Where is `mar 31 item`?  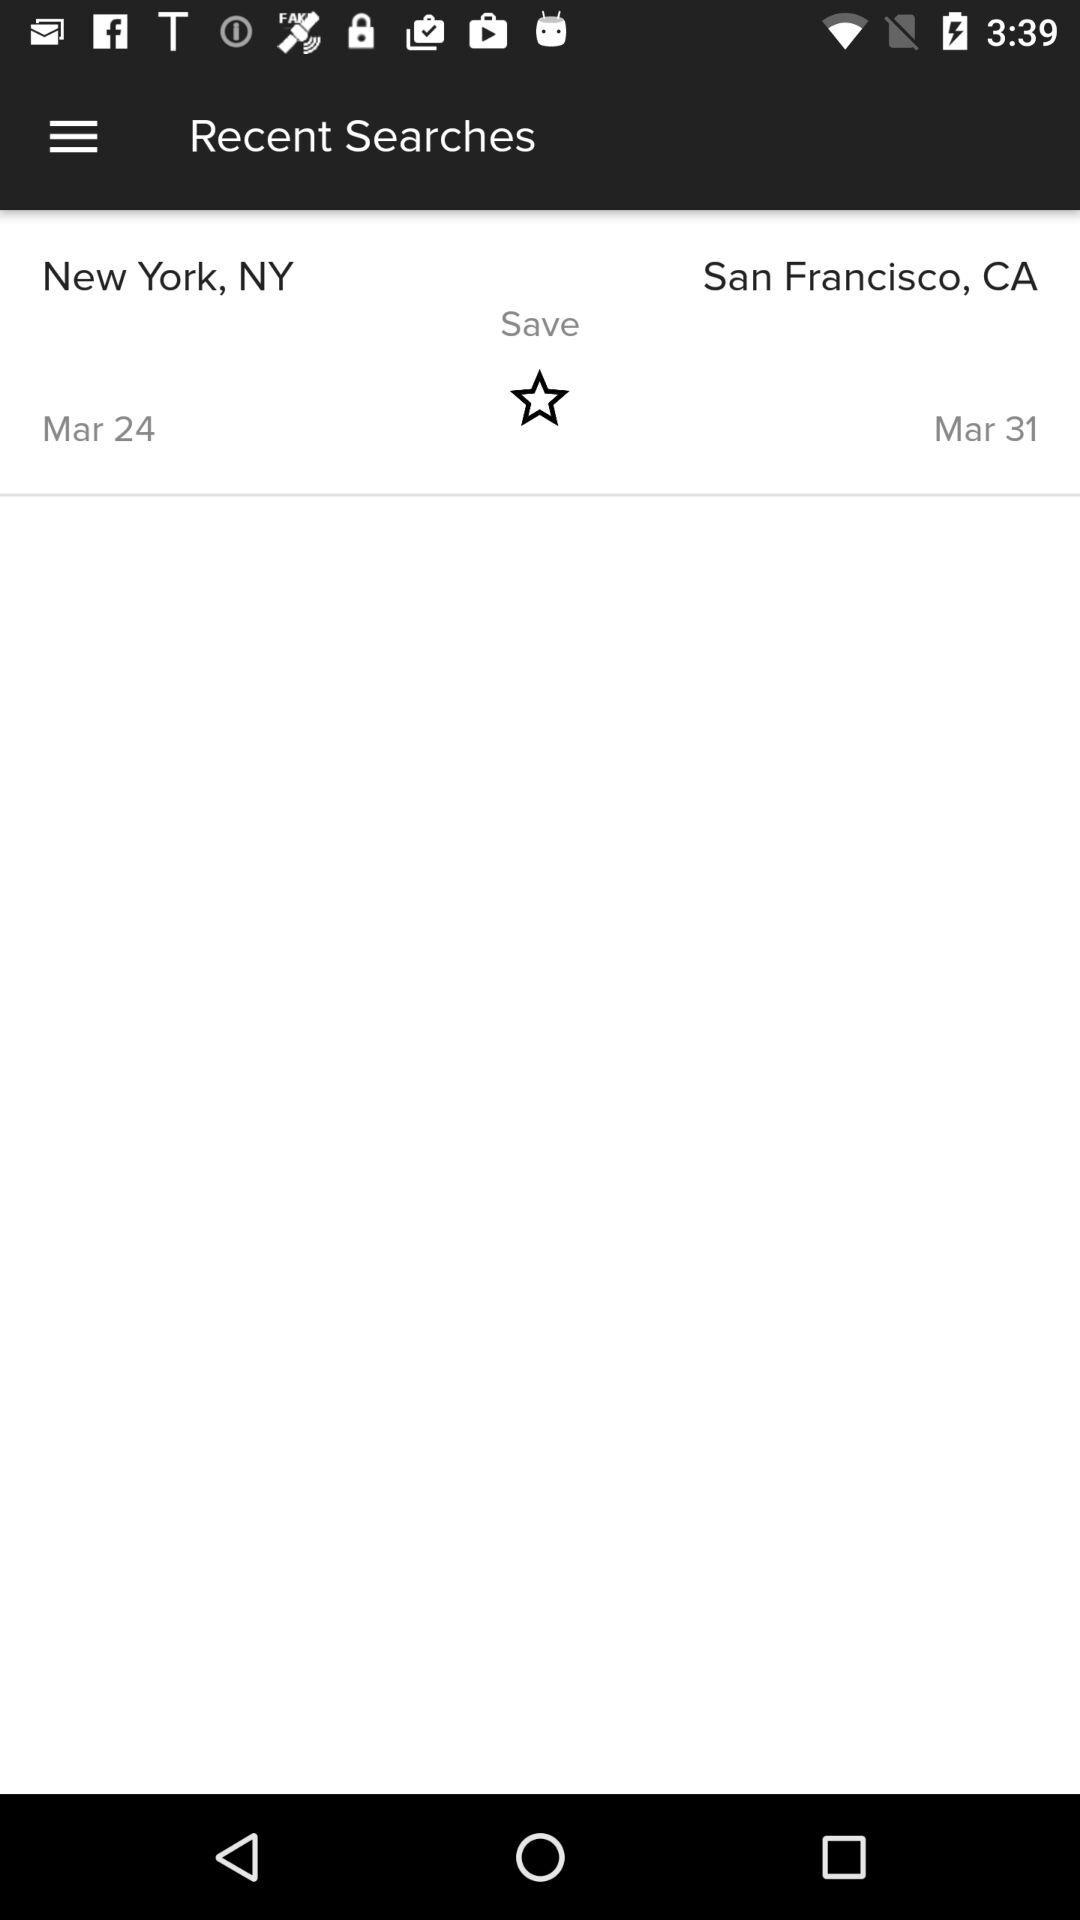
mar 31 item is located at coordinates (838, 398).